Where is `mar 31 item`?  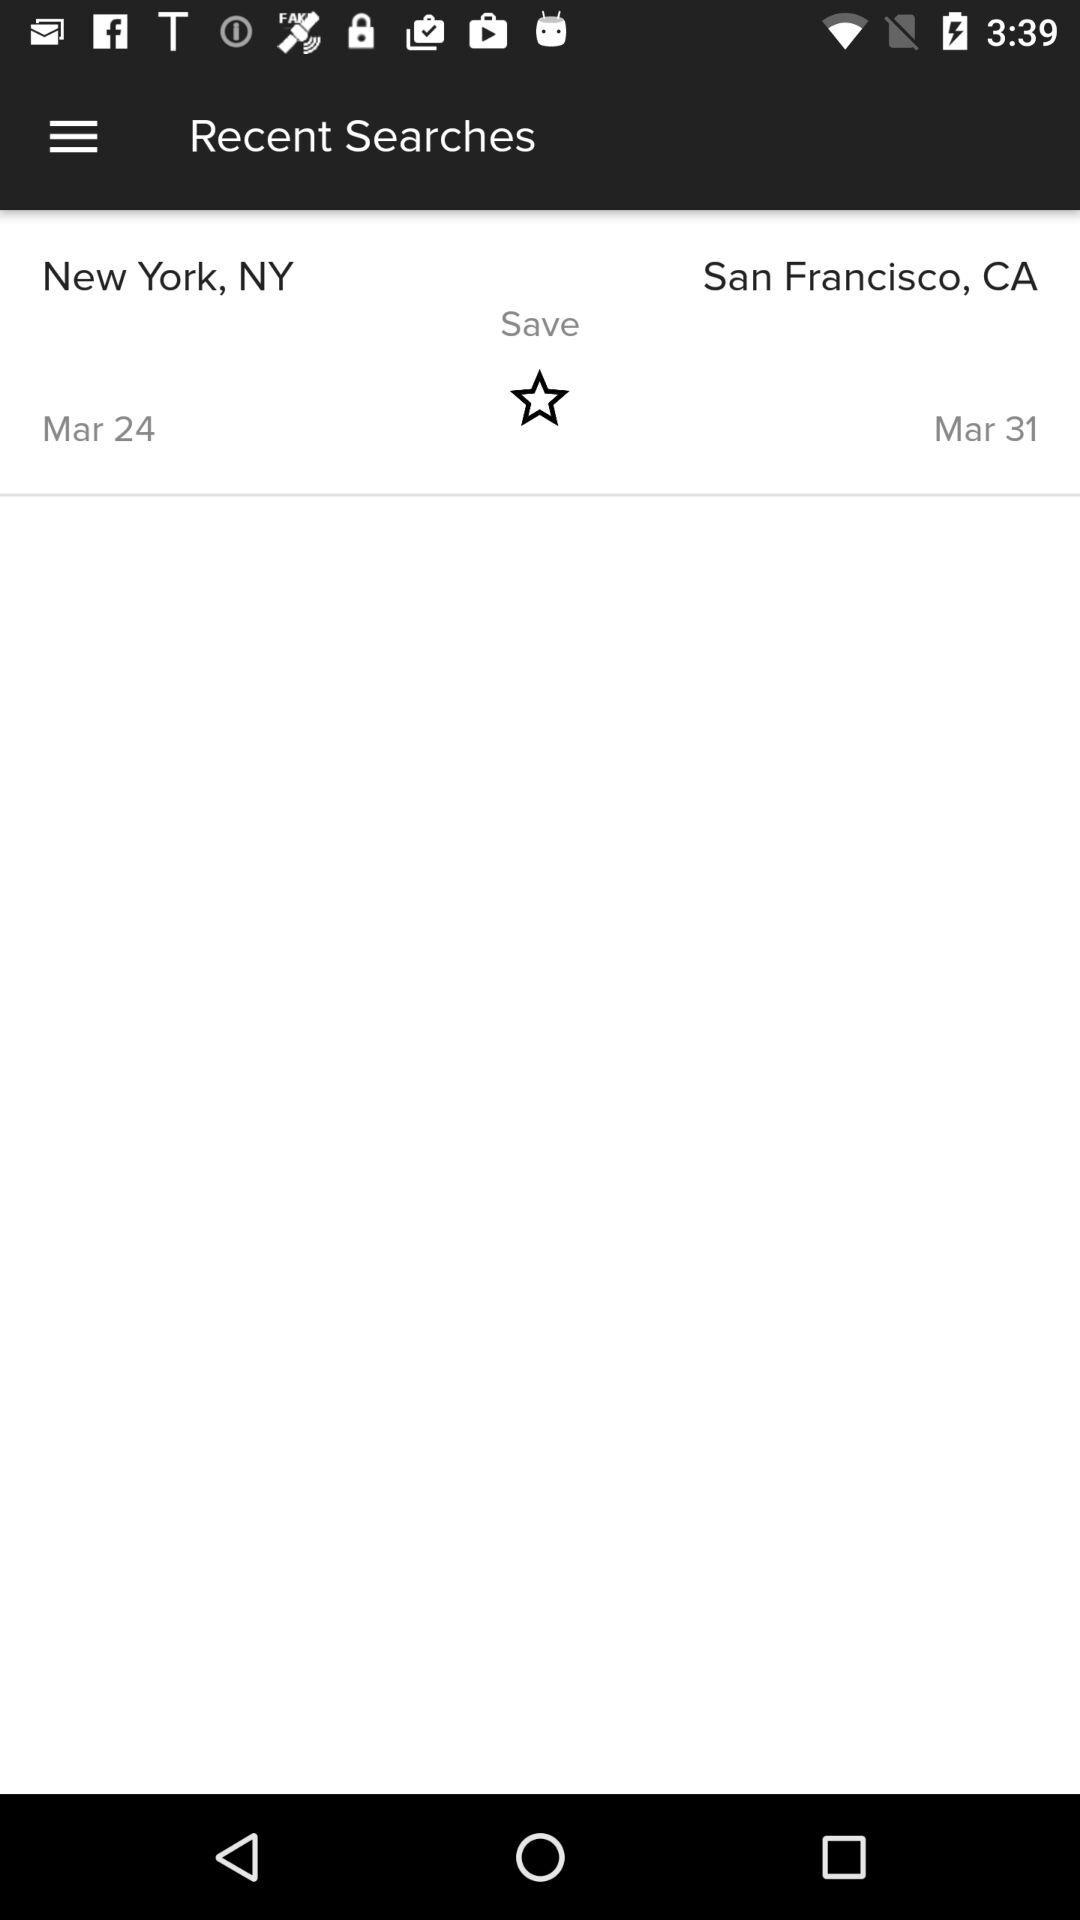
mar 31 item is located at coordinates (838, 398).